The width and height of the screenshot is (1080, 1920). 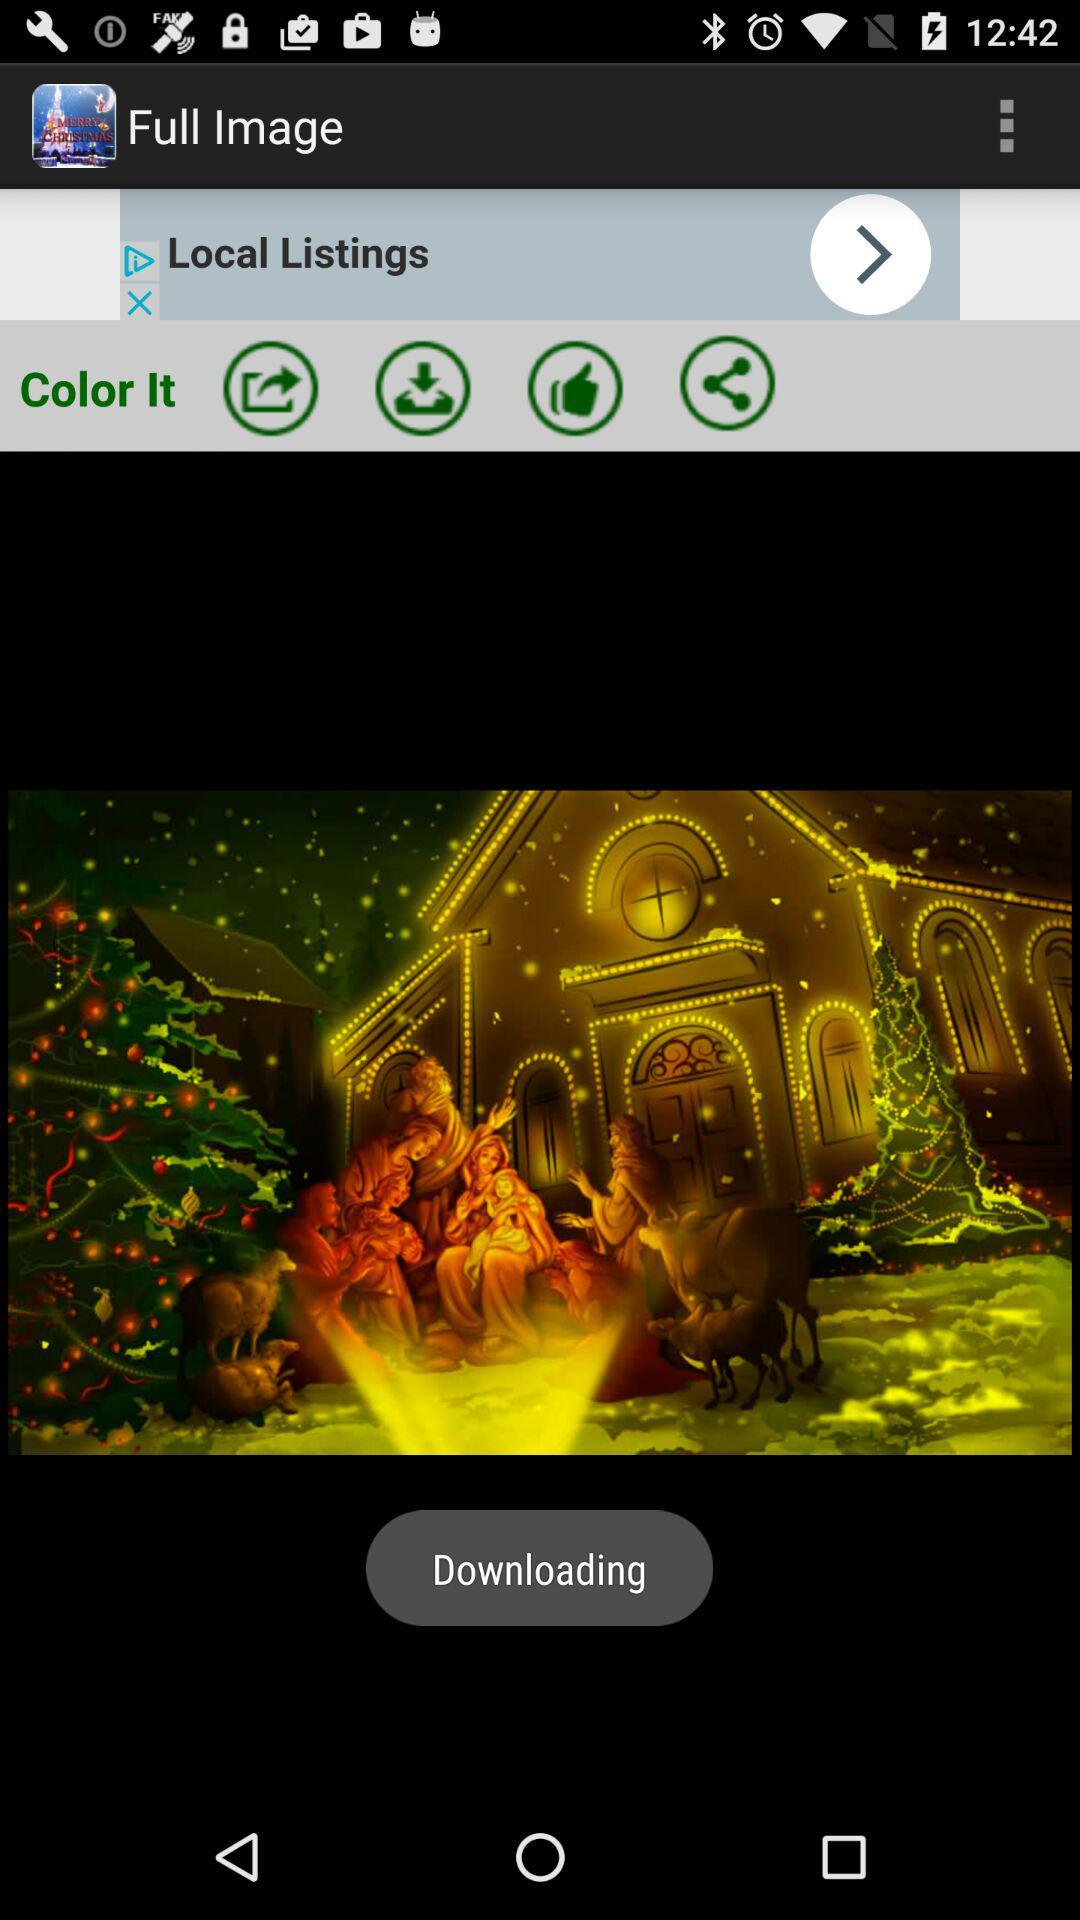 What do you see at coordinates (422, 388) in the screenshot?
I see `download item` at bounding box center [422, 388].